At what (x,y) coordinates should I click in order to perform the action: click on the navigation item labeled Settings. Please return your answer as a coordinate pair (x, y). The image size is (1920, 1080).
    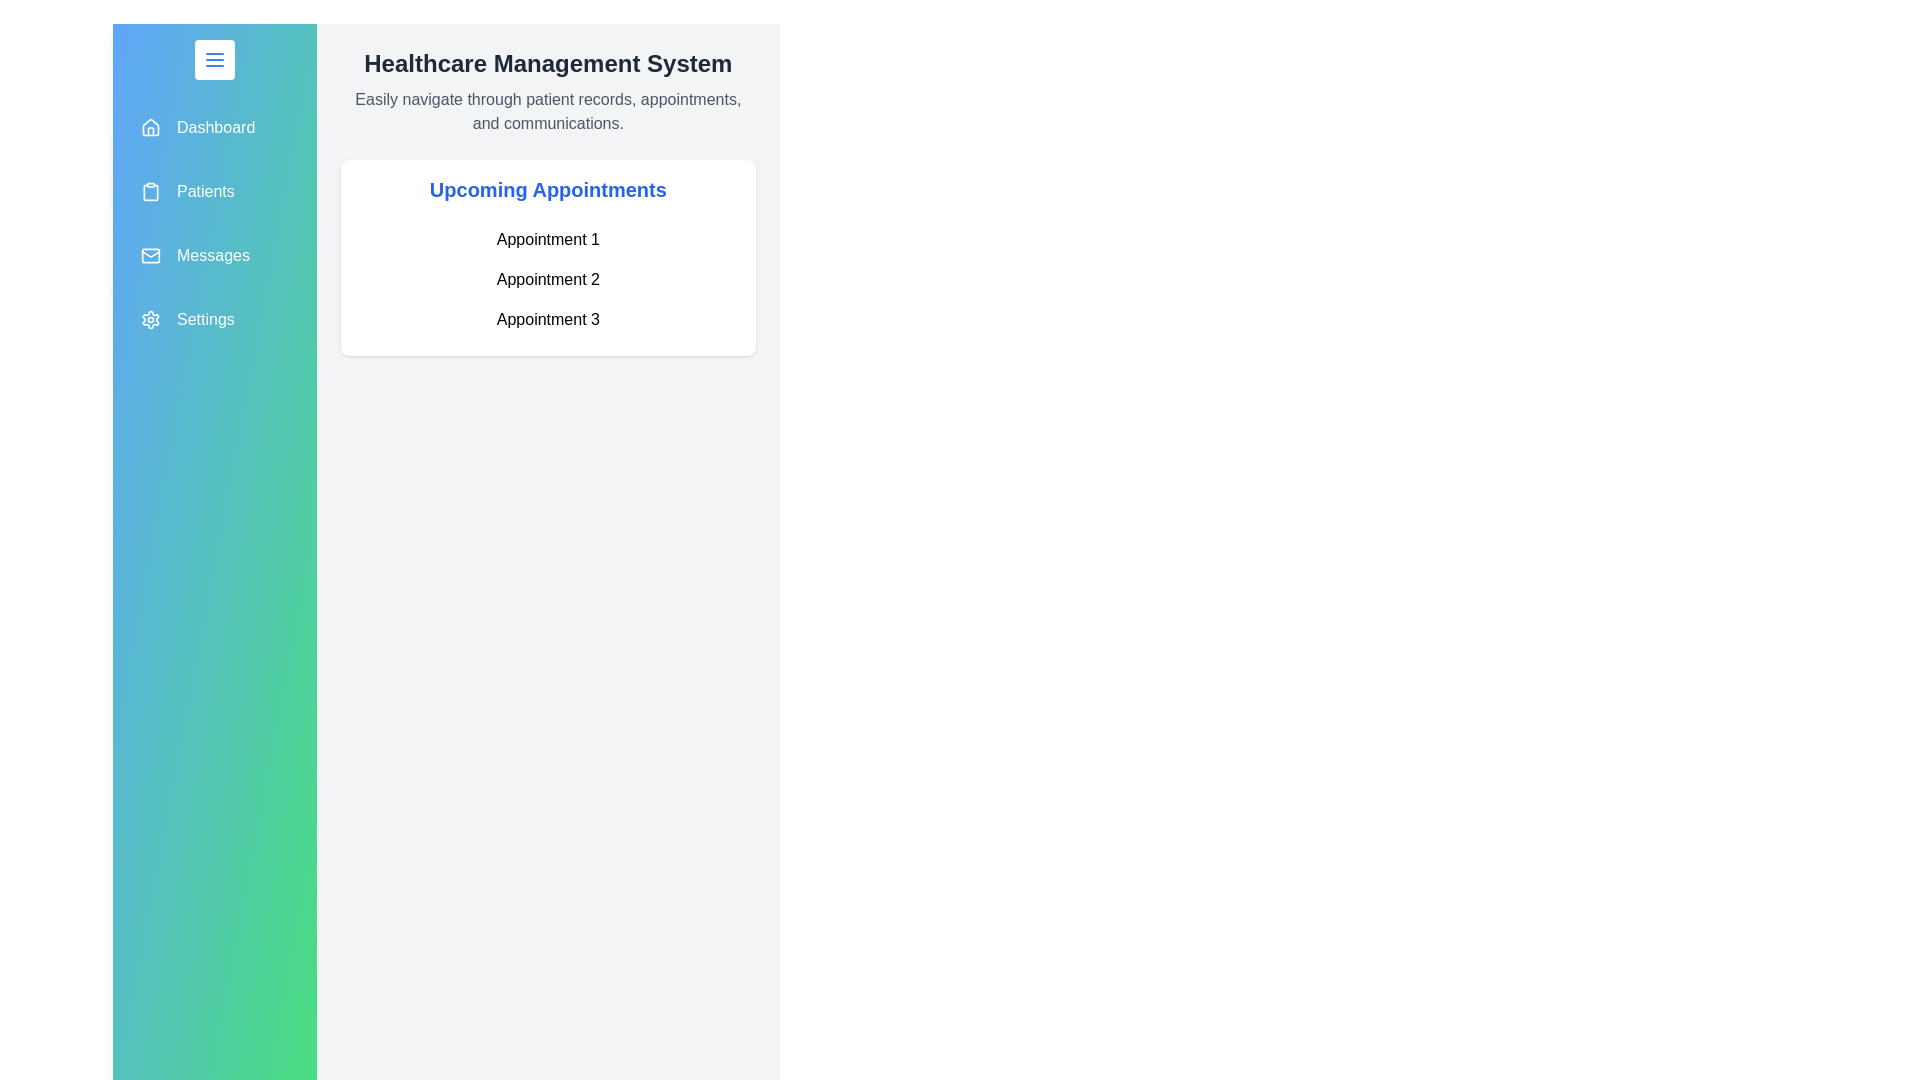
    Looking at the image, I should click on (214, 319).